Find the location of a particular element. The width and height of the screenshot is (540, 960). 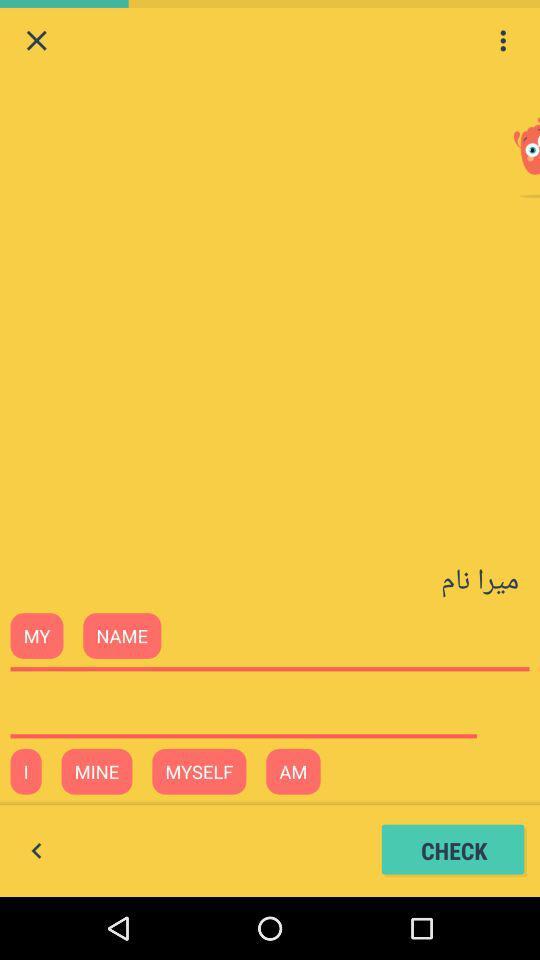

the option check is located at coordinates (454, 850).